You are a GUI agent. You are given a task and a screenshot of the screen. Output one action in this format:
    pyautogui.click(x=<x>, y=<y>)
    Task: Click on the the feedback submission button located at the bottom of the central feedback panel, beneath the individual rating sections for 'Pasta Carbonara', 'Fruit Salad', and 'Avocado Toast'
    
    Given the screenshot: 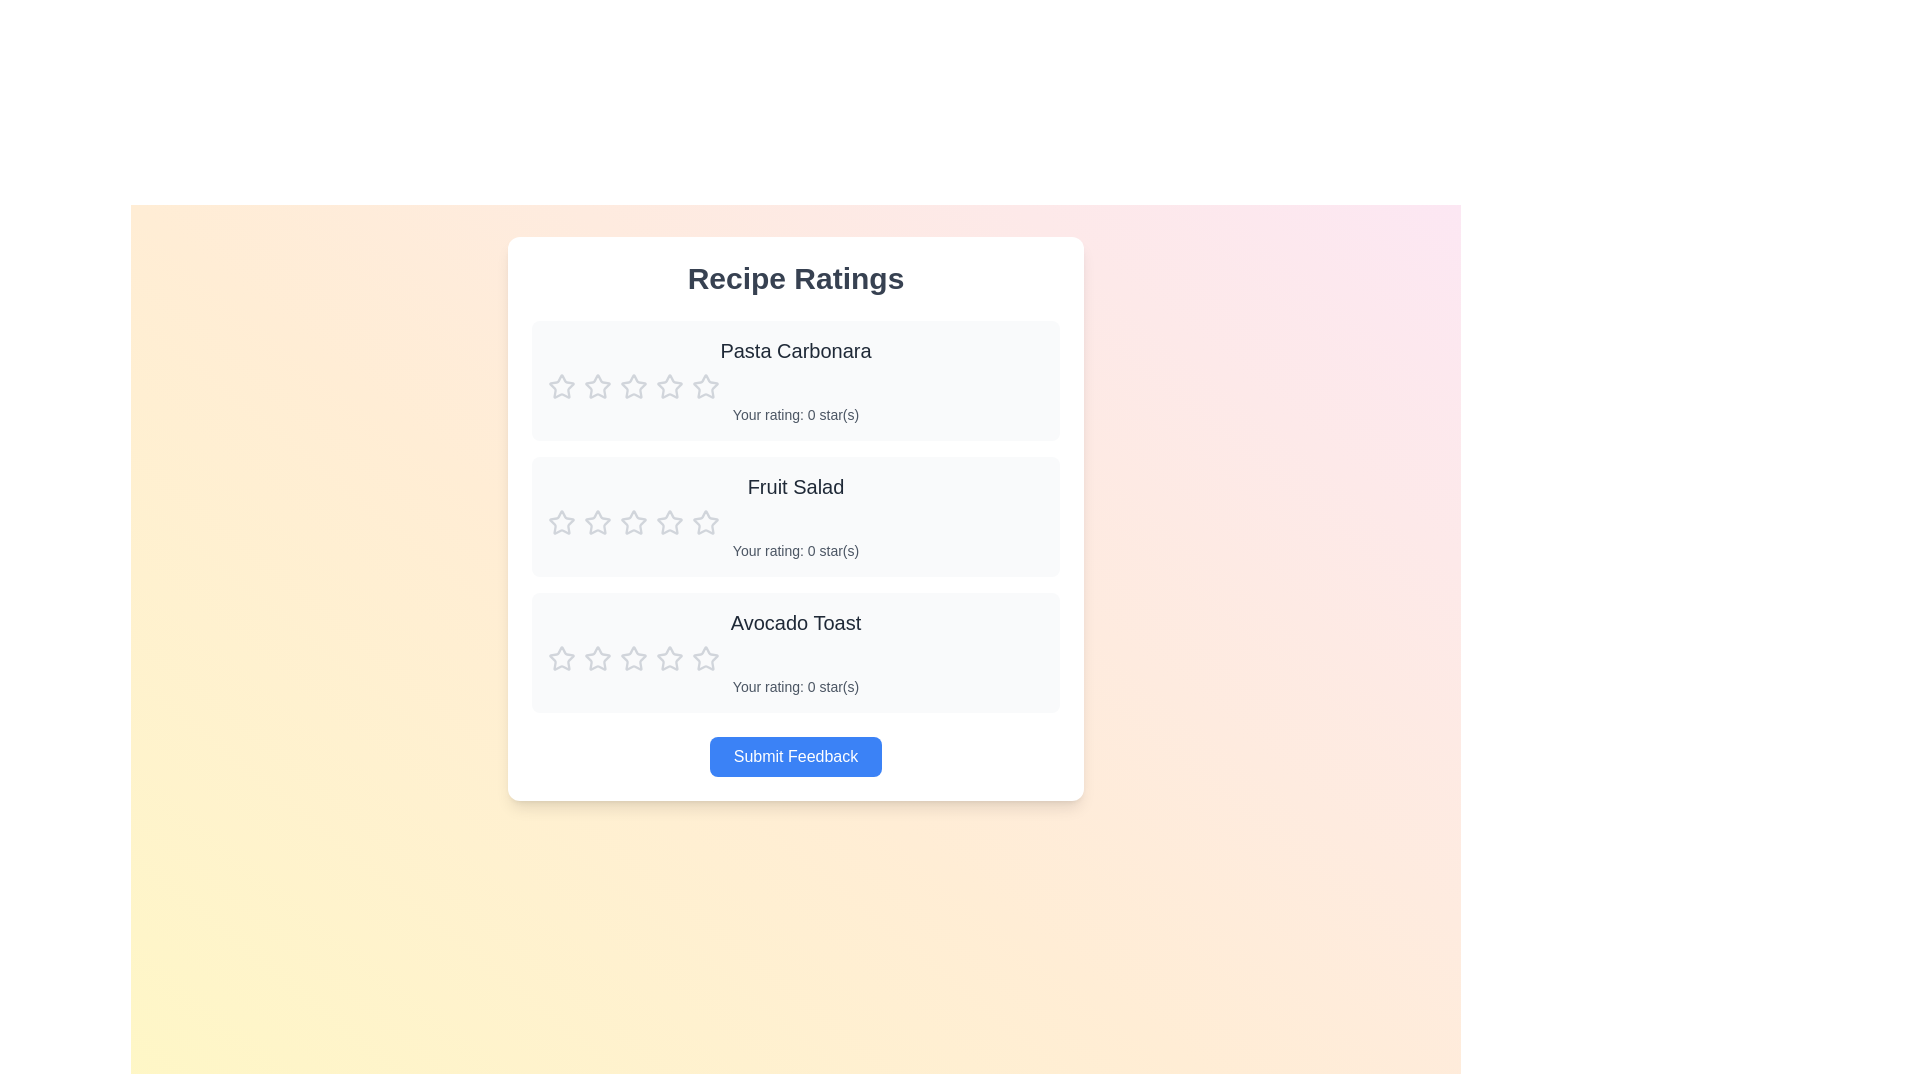 What is the action you would take?
    pyautogui.click(x=795, y=756)
    